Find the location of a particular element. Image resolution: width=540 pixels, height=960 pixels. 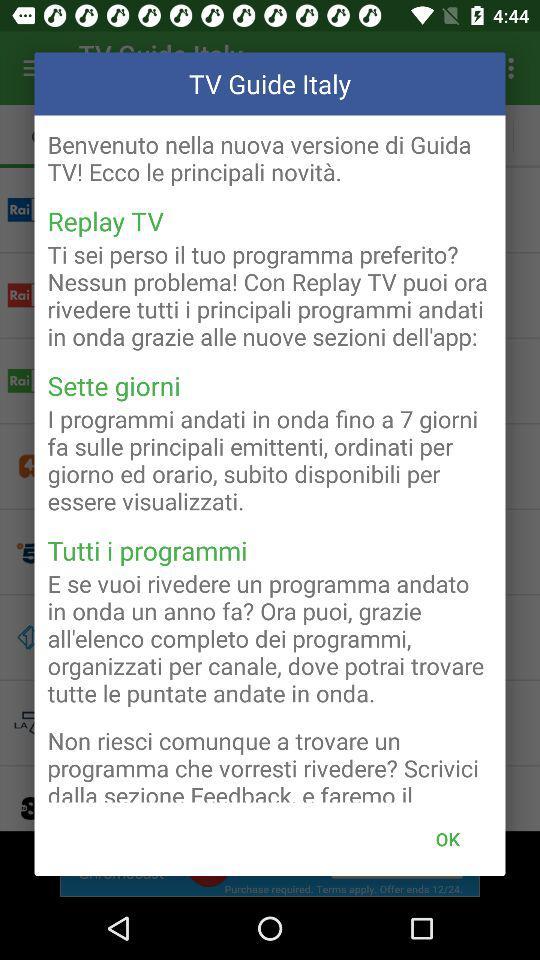

the ok is located at coordinates (447, 839).